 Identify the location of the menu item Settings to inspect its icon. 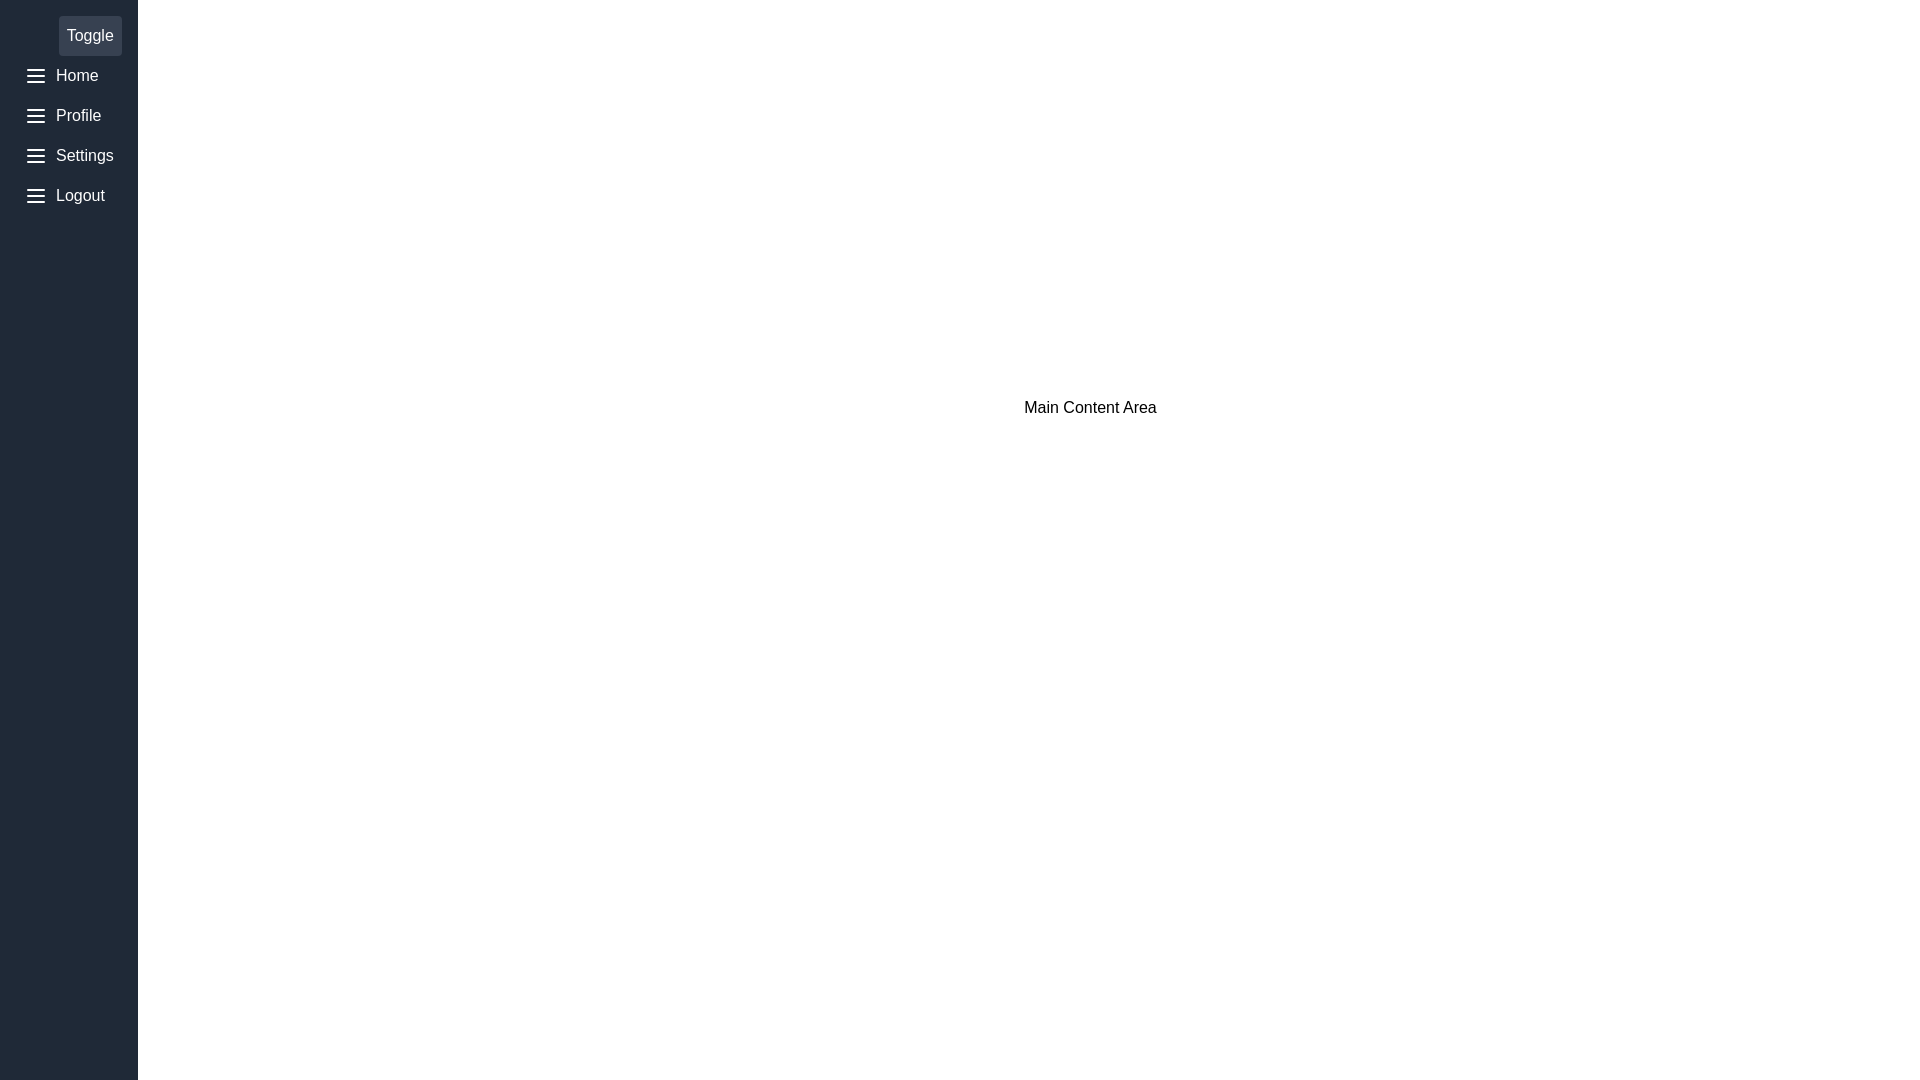
(68, 154).